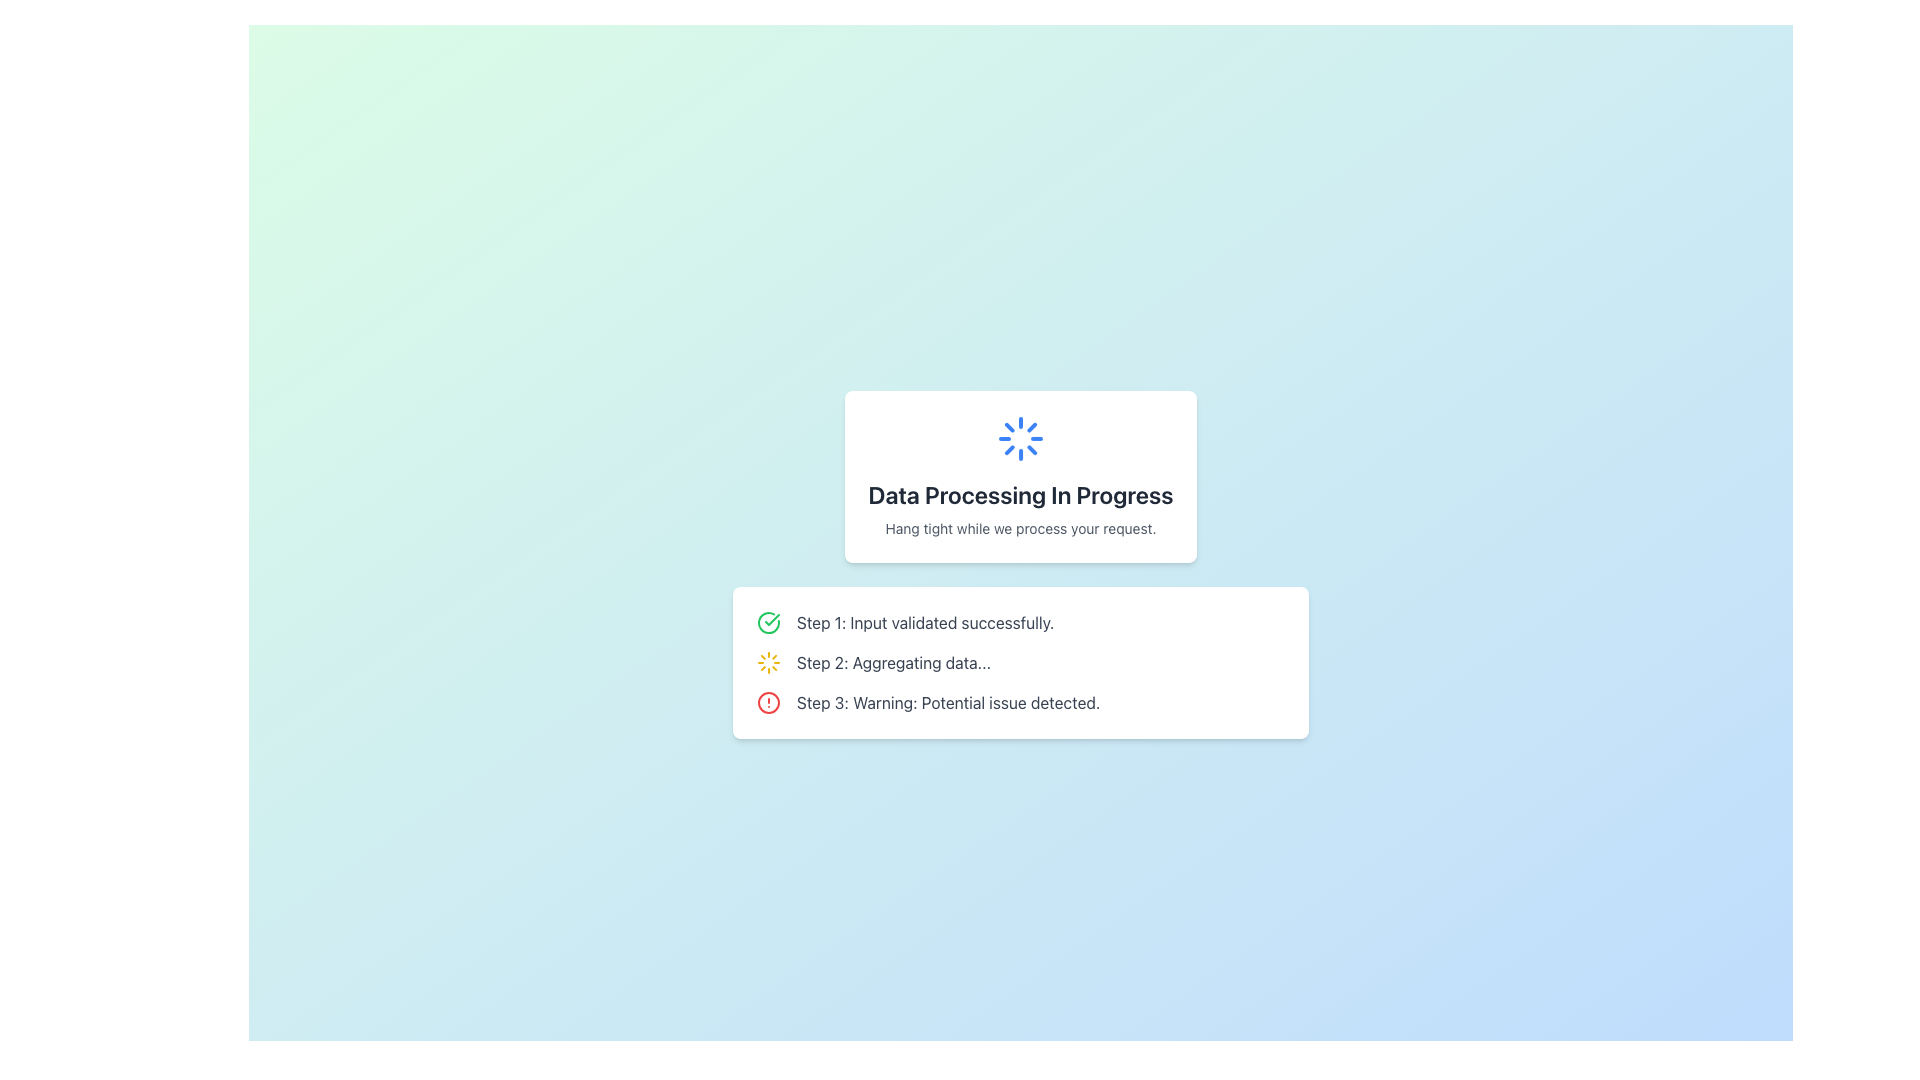 The height and width of the screenshot is (1080, 1920). I want to click on the green circular icon with a checkmark, which indicates a completed step, located to the left of the text 'Step 1: Input validated successfully.', so click(767, 622).